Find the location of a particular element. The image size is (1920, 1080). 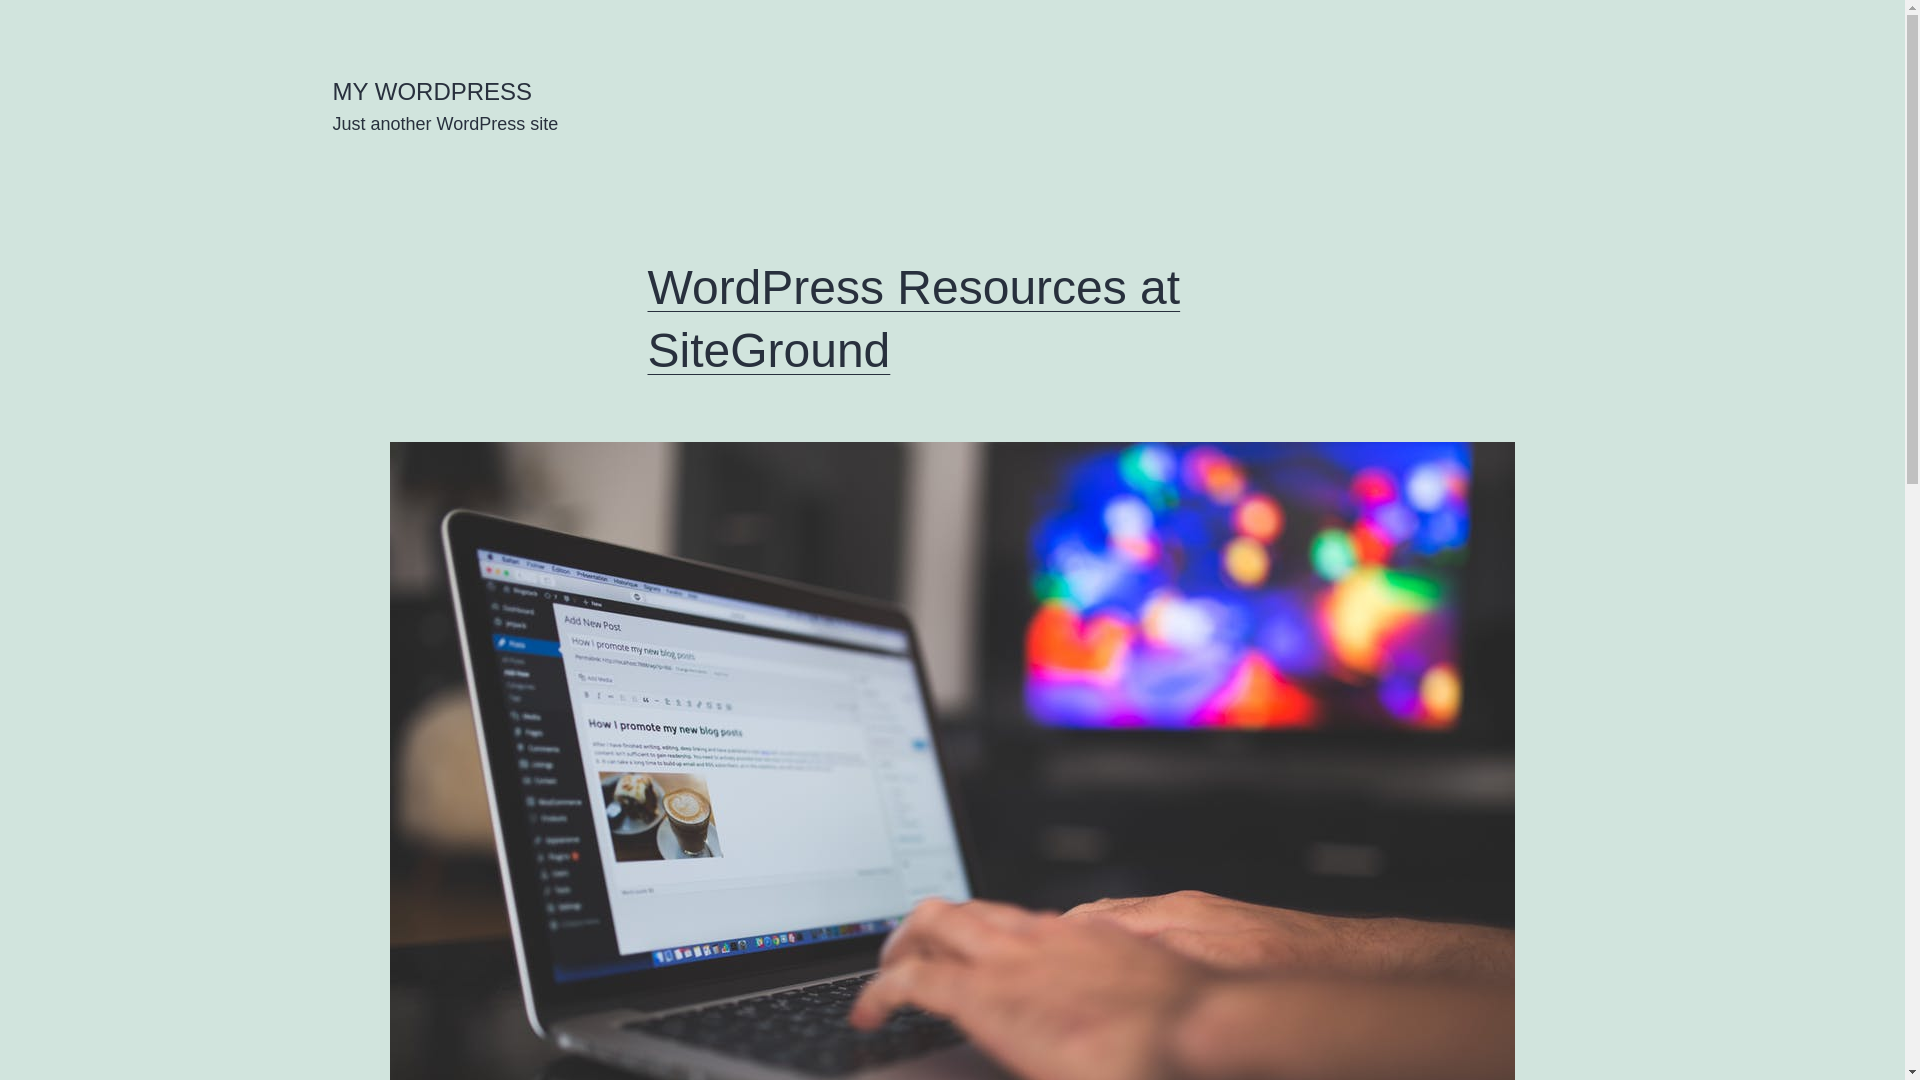

'WordPress Resources at SiteGround' is located at coordinates (913, 317).